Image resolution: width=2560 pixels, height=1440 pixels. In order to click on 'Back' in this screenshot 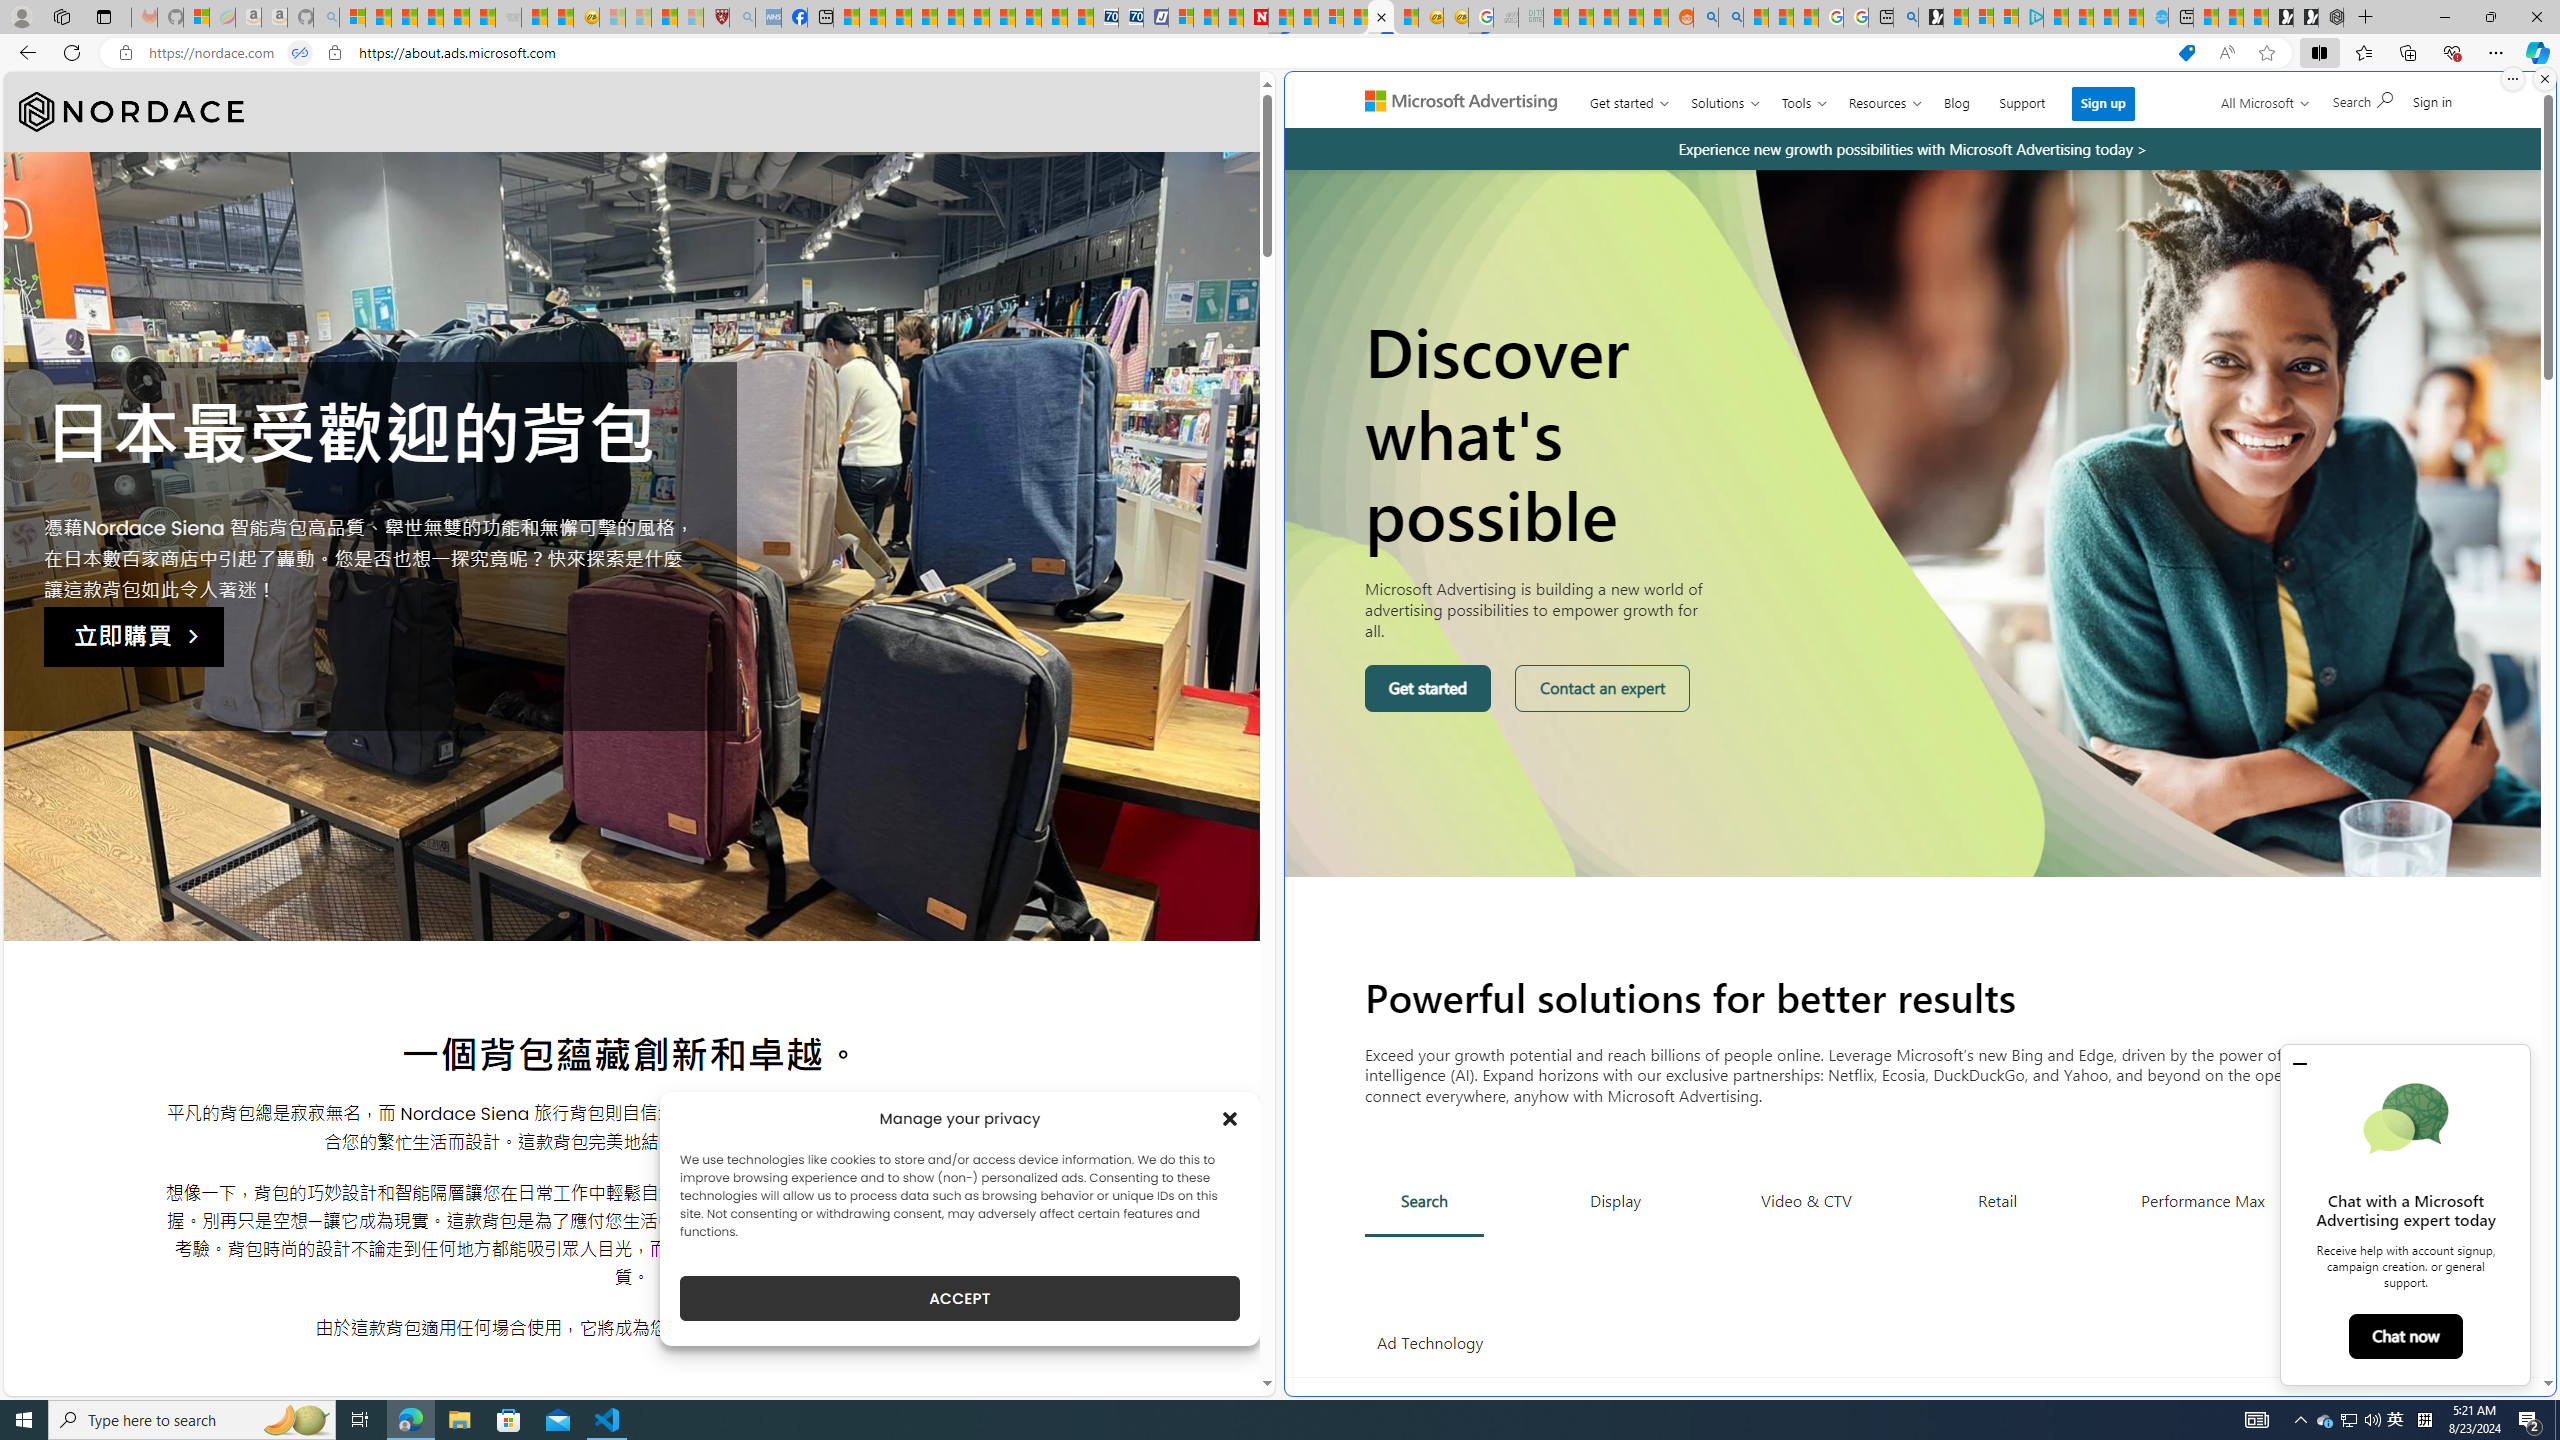, I will do `click(24, 51)`.